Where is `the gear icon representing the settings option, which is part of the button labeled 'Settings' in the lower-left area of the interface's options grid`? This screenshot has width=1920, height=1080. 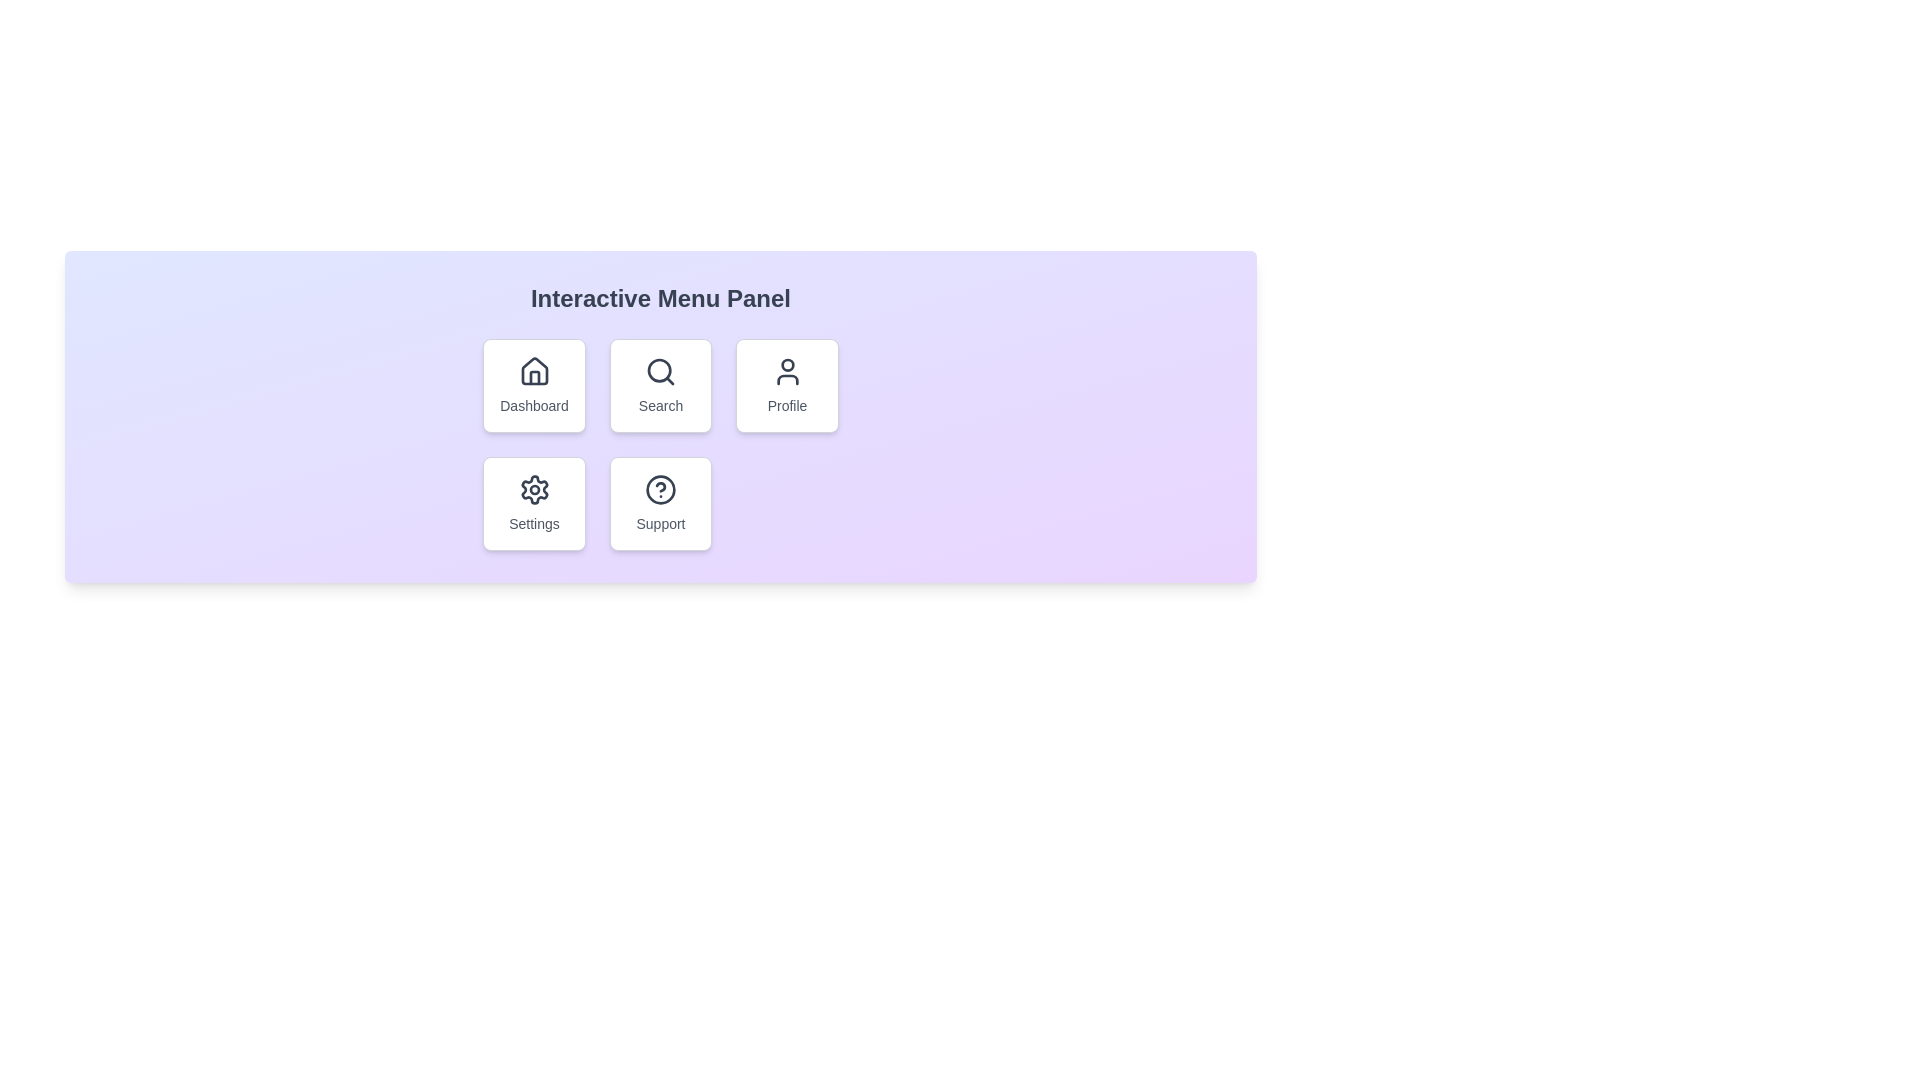 the gear icon representing the settings option, which is part of the button labeled 'Settings' in the lower-left area of the interface's options grid is located at coordinates (534, 489).